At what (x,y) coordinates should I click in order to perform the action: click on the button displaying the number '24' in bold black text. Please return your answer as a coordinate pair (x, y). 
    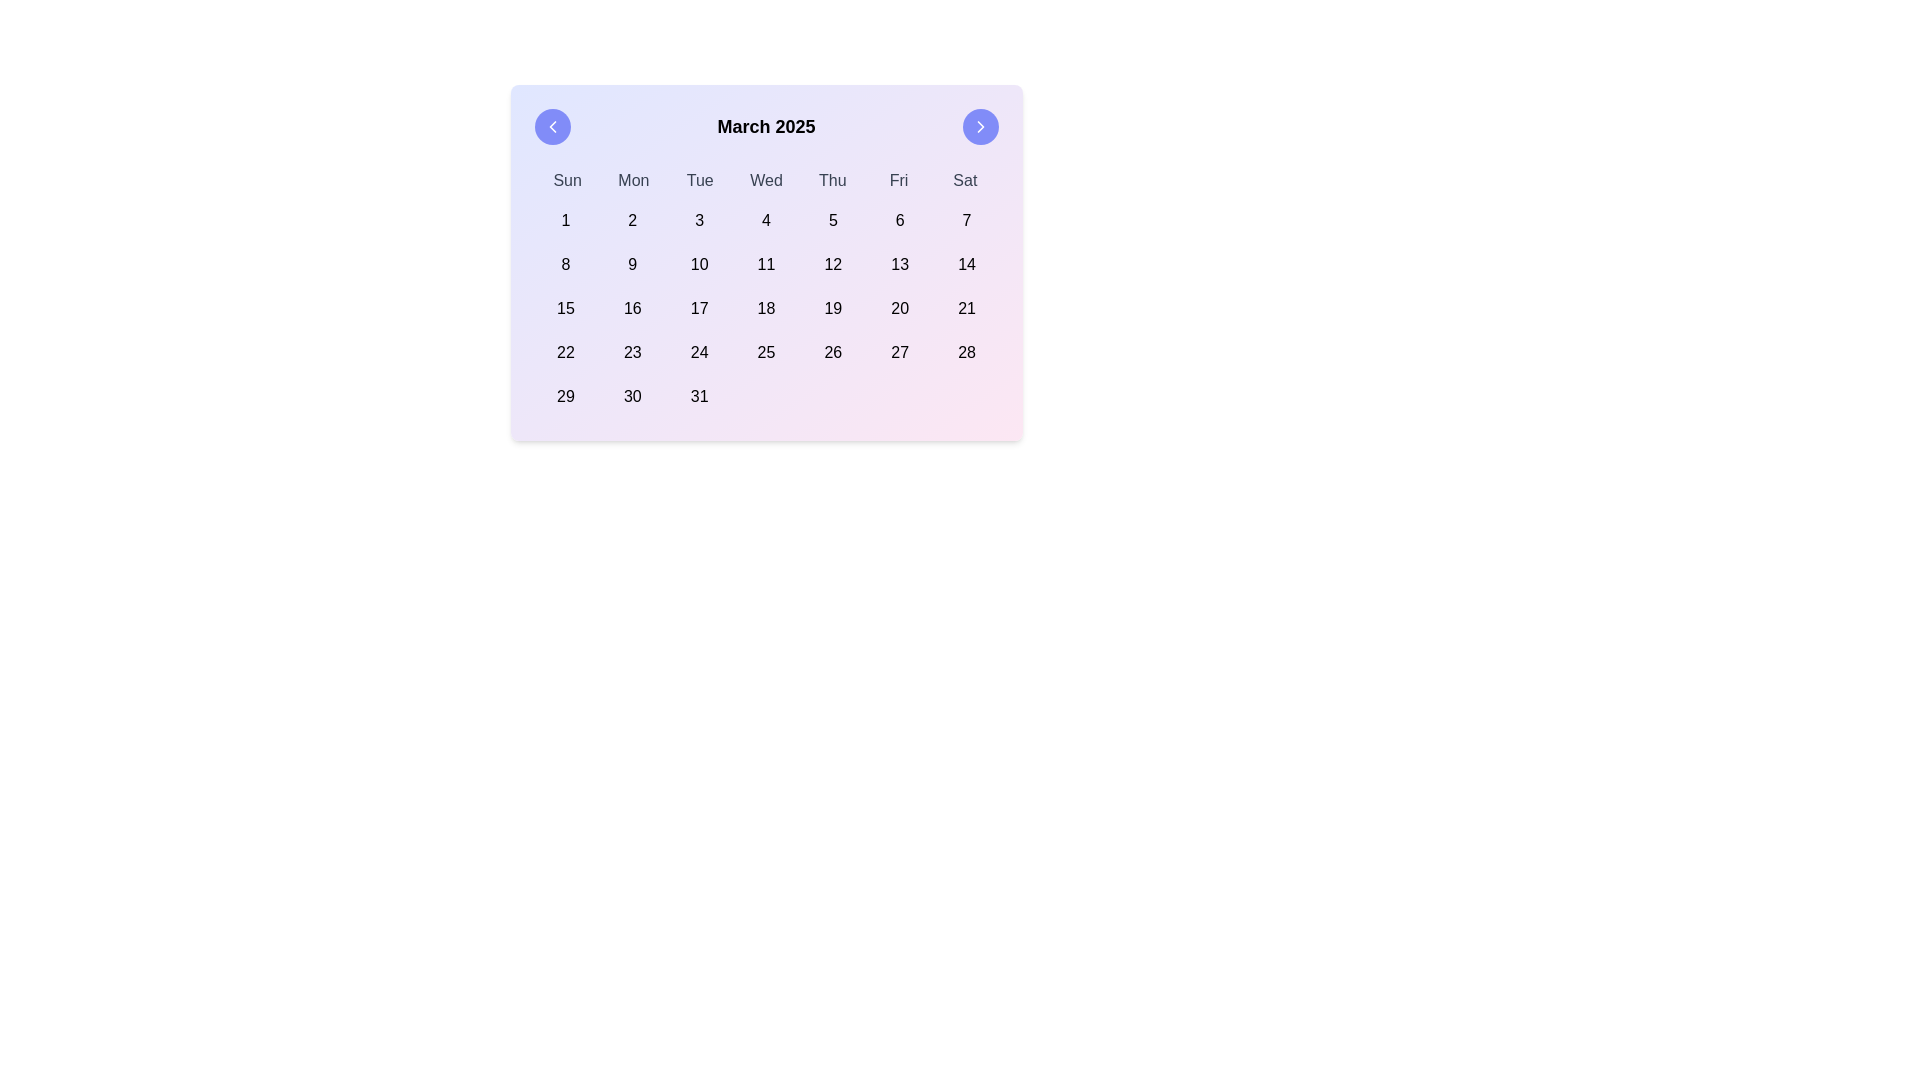
    Looking at the image, I should click on (699, 352).